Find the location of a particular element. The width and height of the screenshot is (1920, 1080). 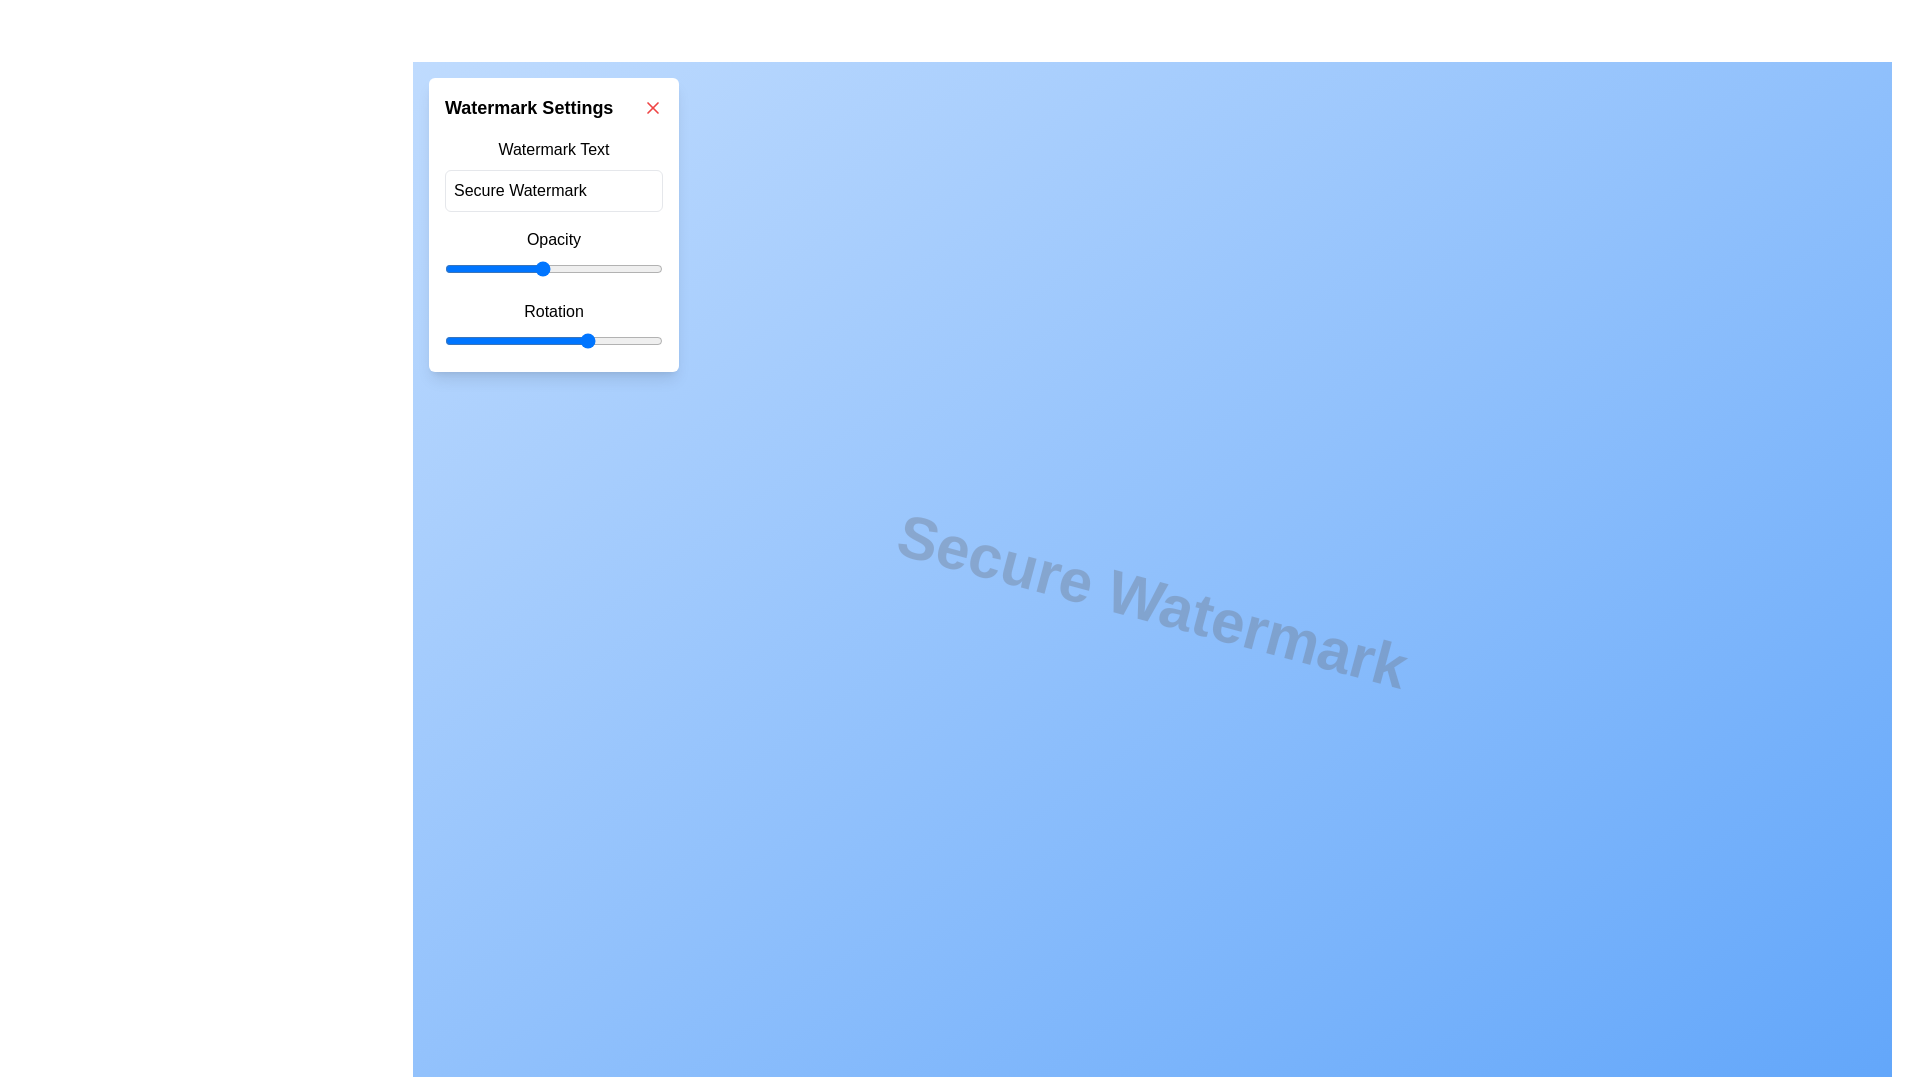

the rotation value is located at coordinates (601, 339).